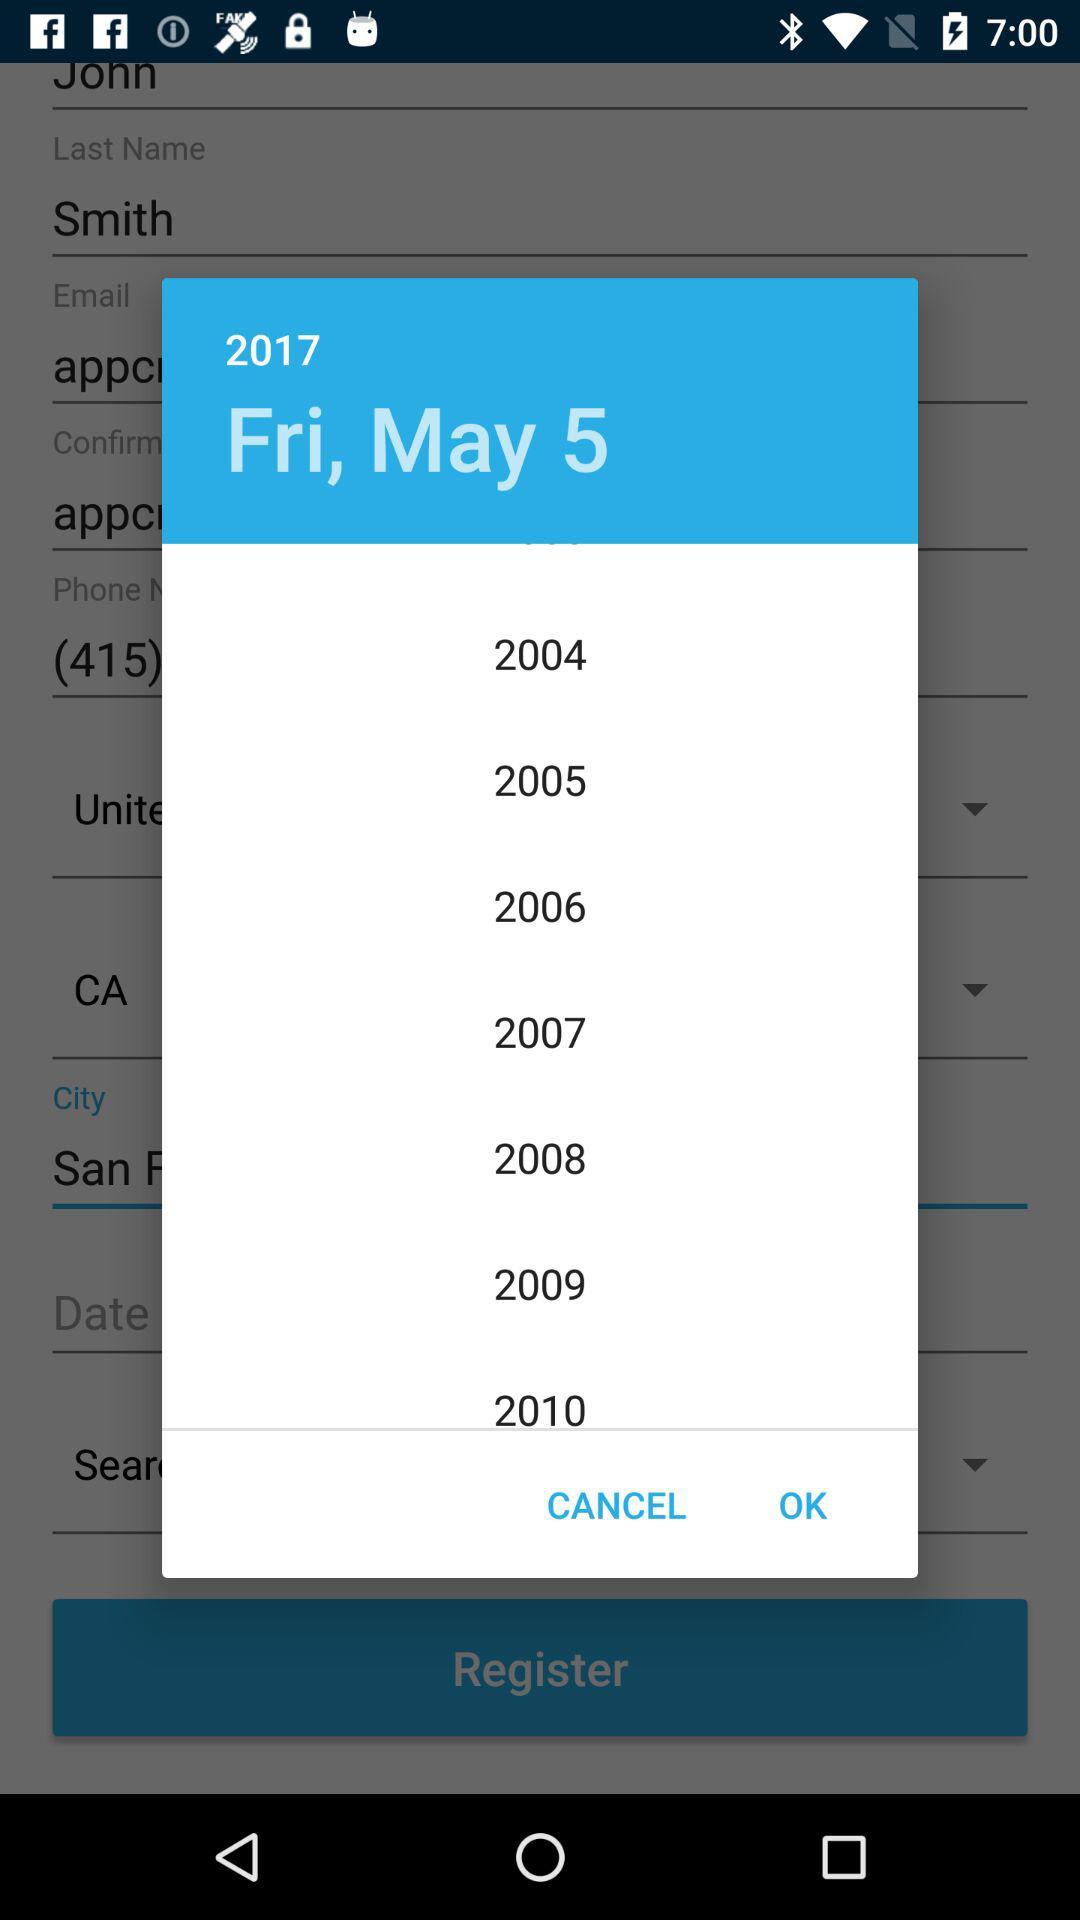  What do you see at coordinates (615, 1504) in the screenshot?
I see `item next to the ok icon` at bounding box center [615, 1504].